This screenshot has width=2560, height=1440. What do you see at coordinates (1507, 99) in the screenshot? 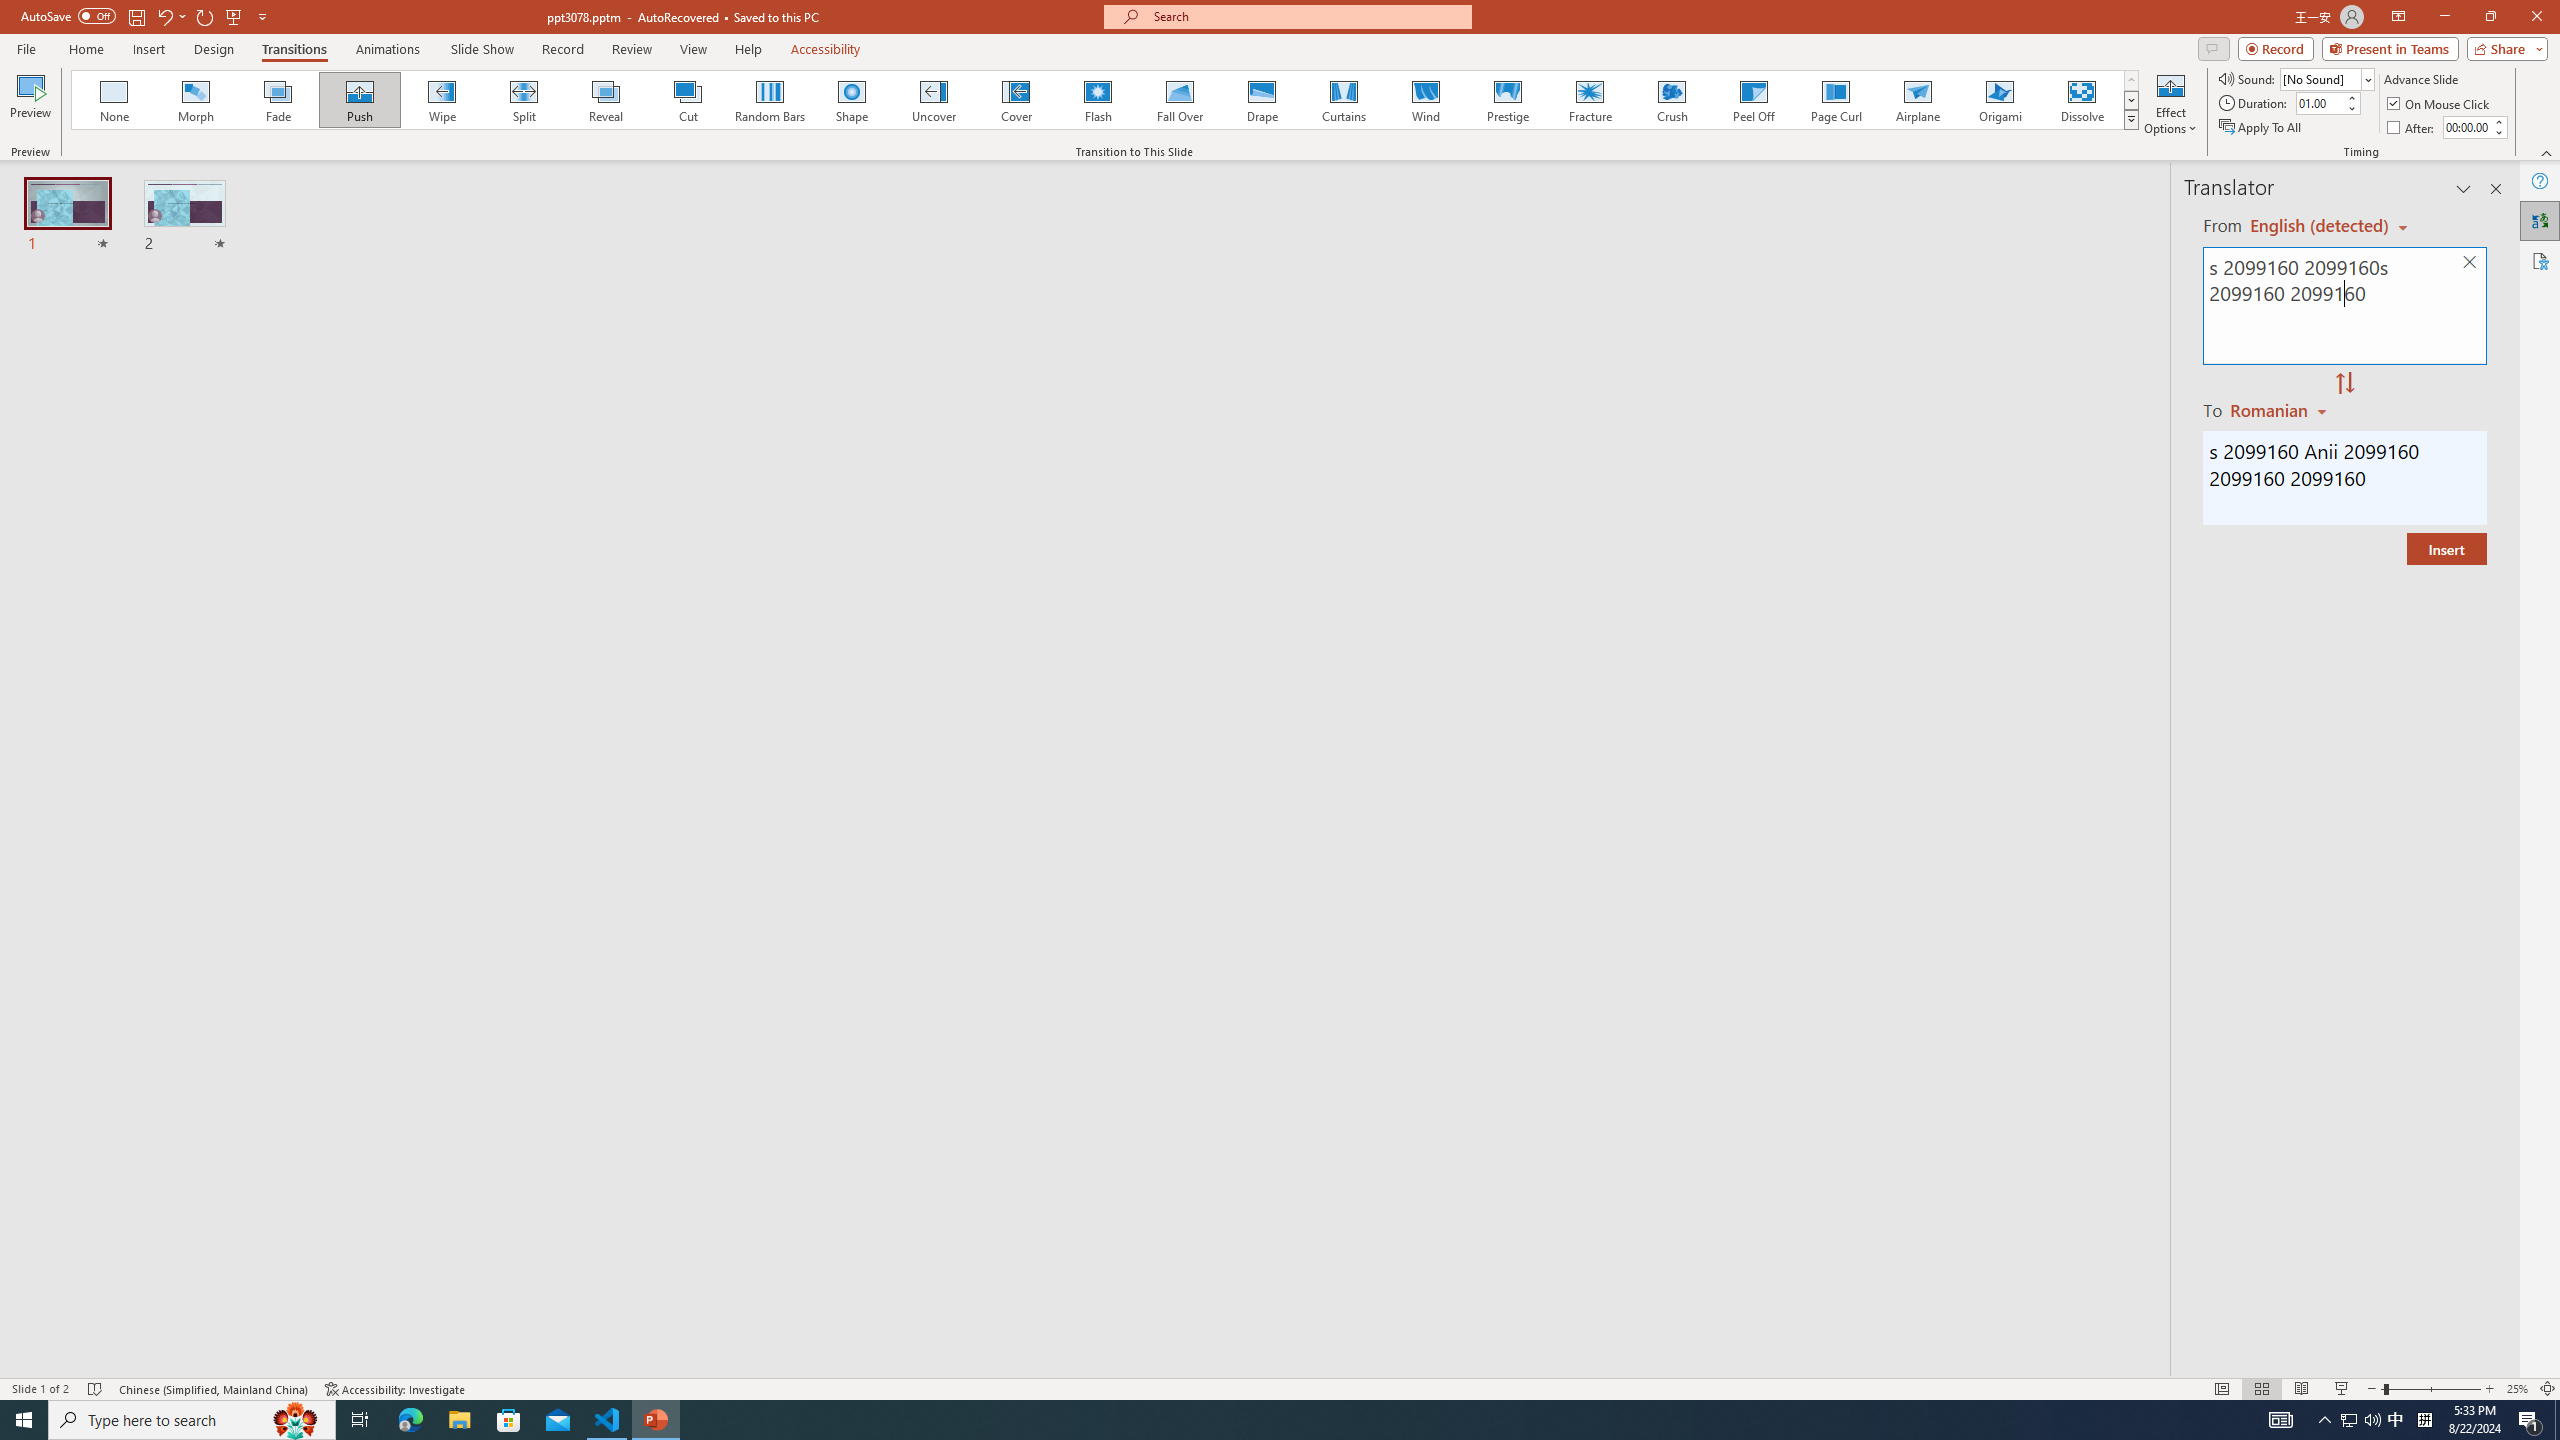
I see `'Prestige'` at bounding box center [1507, 99].